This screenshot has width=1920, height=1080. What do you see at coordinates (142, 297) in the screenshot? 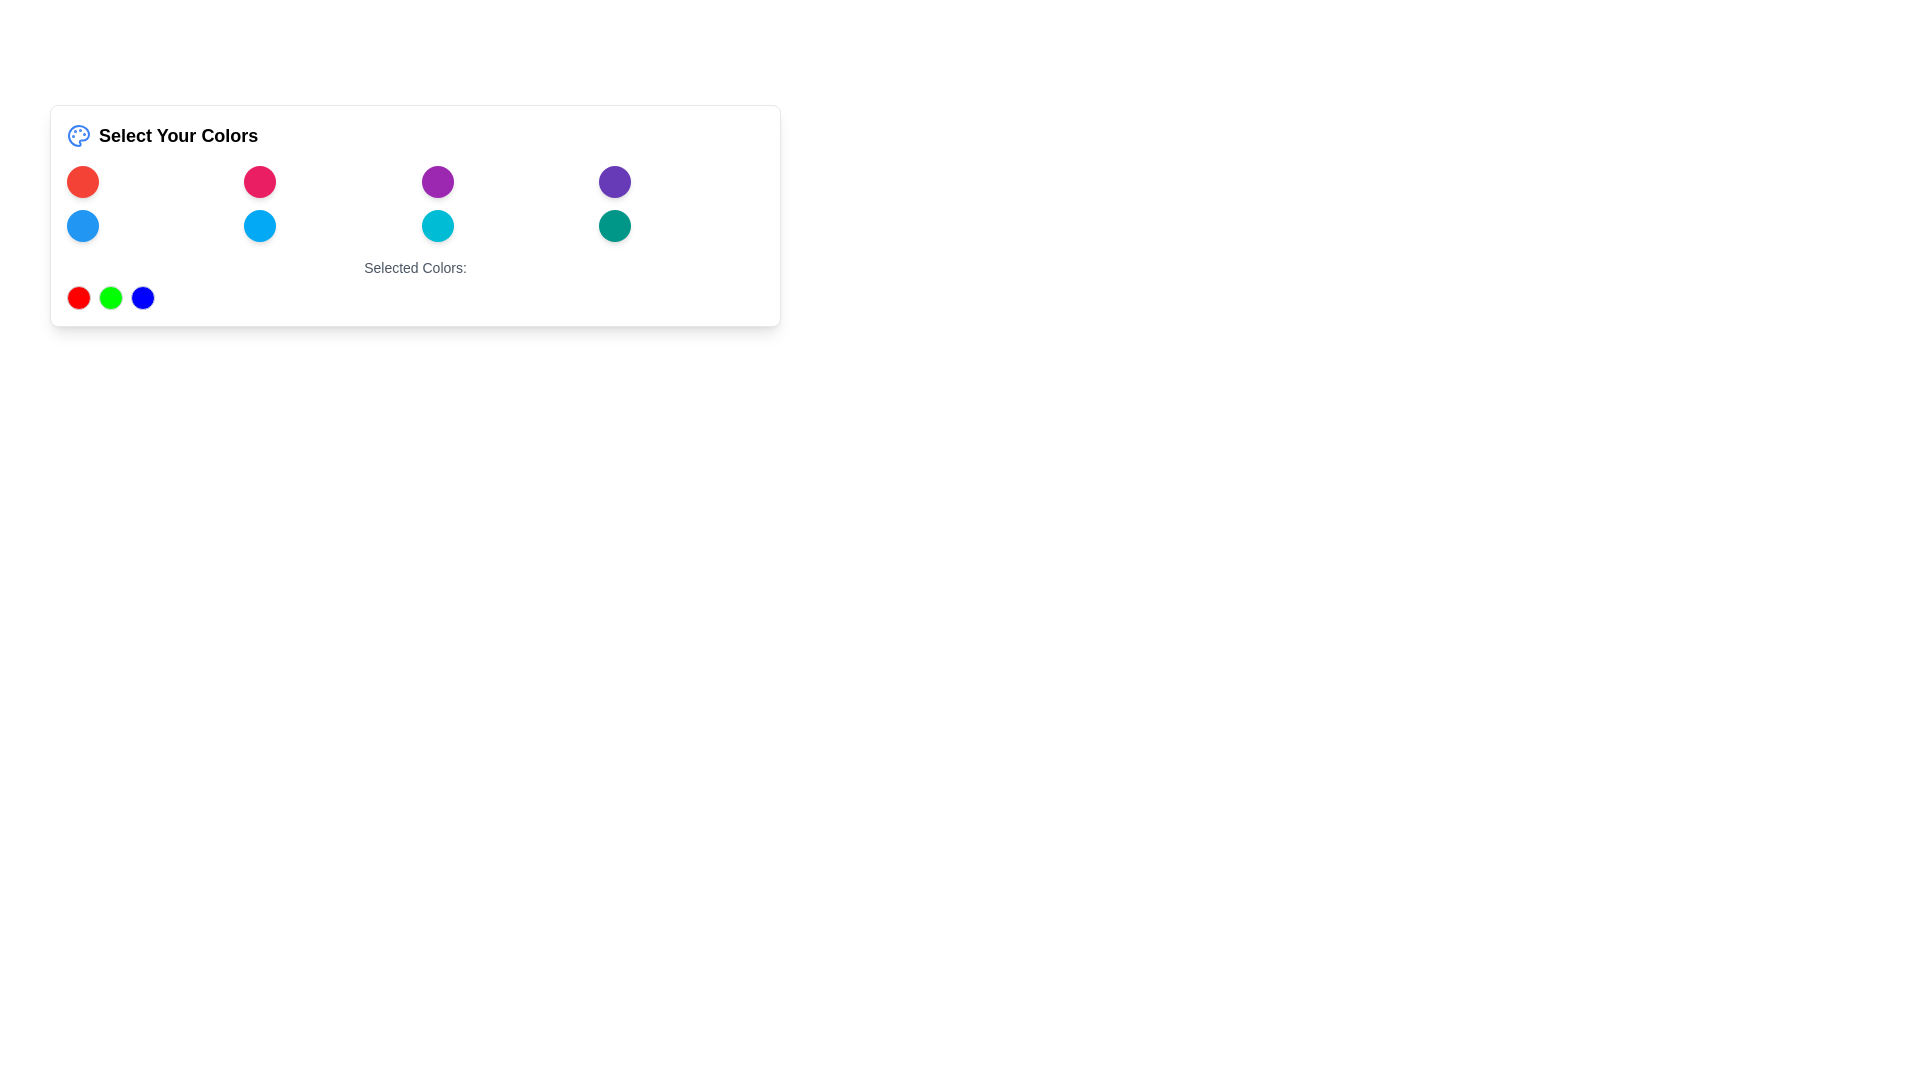
I see `the third button in a horizontal group of three color selector buttons, which is likely used` at bounding box center [142, 297].